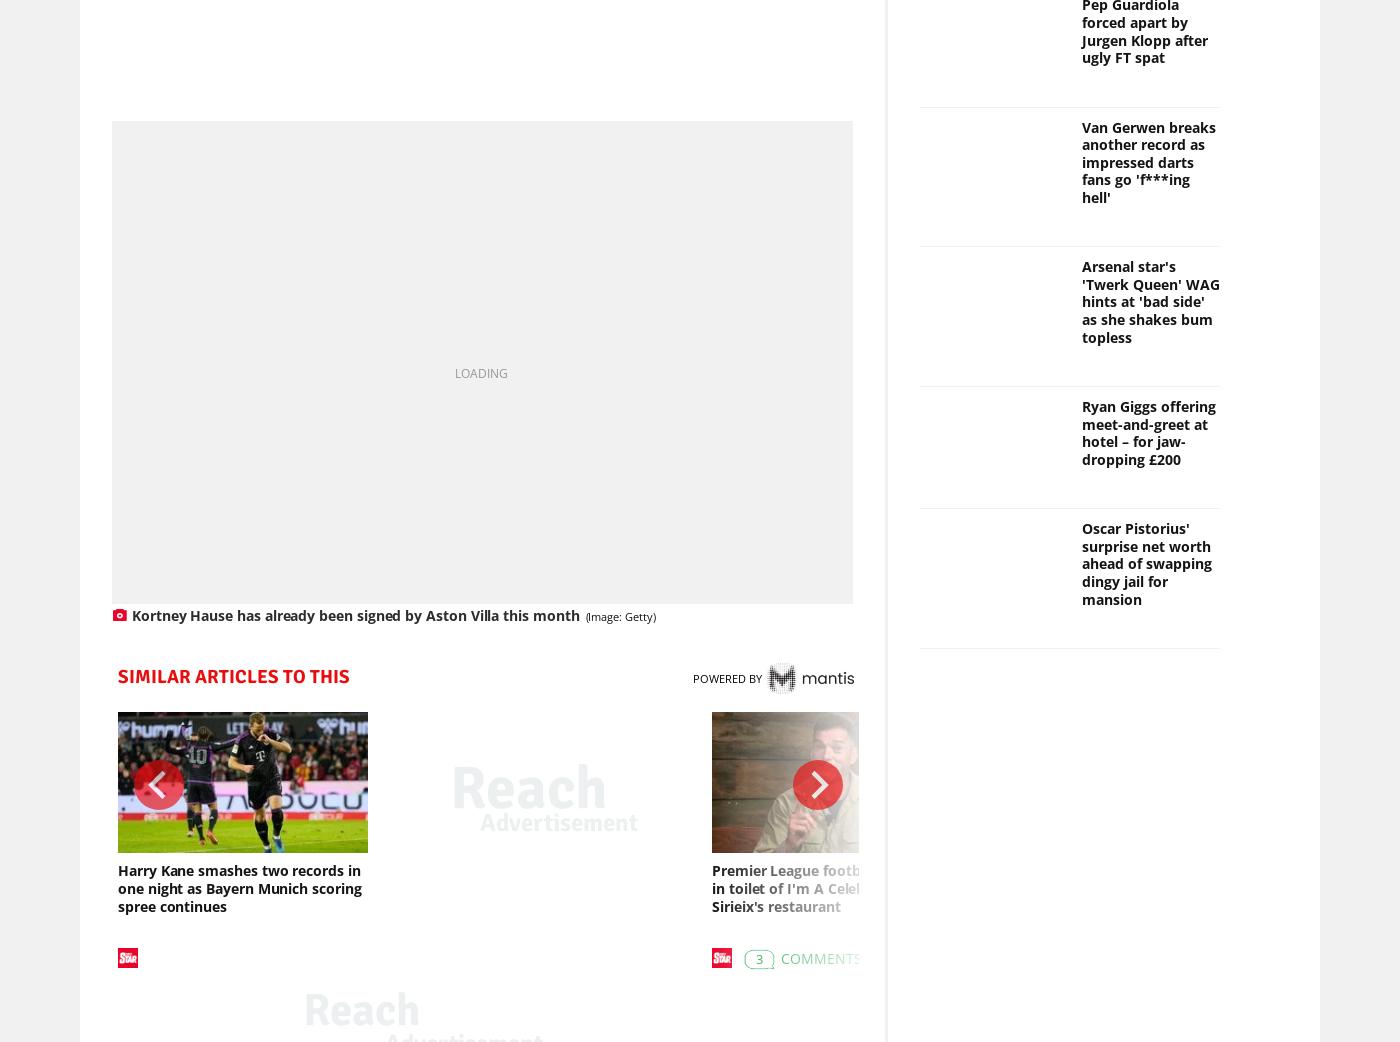 The height and width of the screenshot is (1042, 1400). I want to click on 'Premier League footballer had sex in toilet of I'm A Celeb star Fred Sirieix's restaurant', so click(828, 890).